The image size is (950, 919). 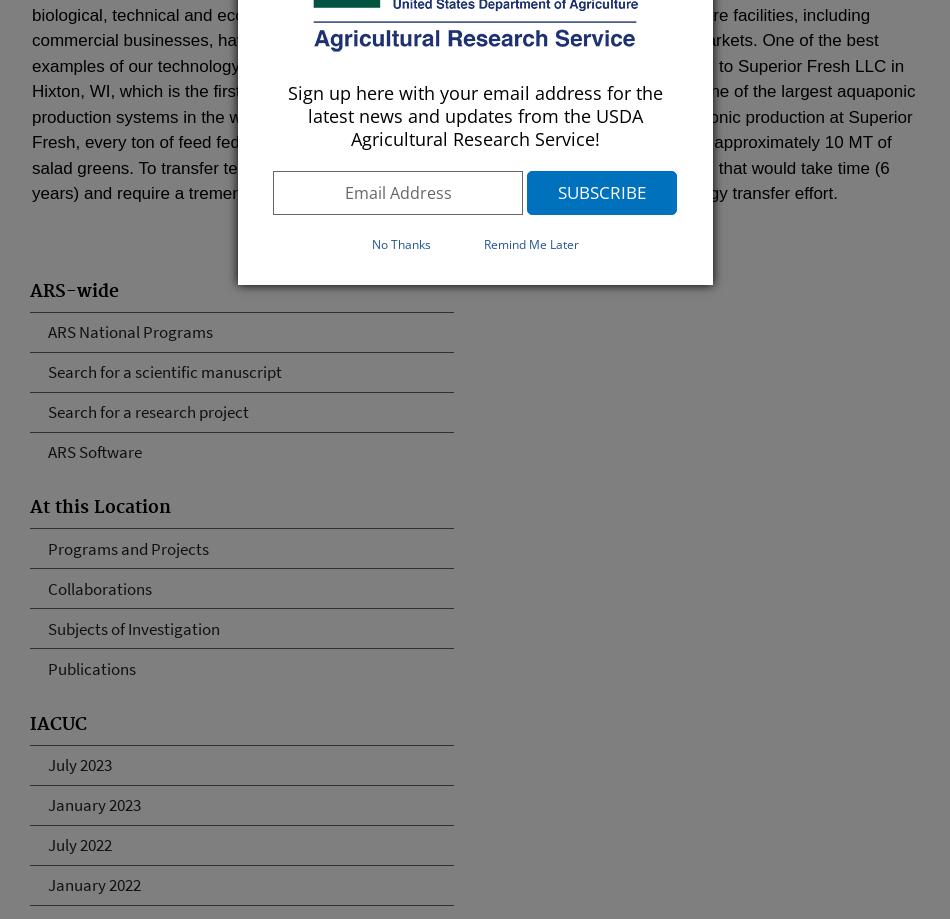 I want to click on 'ARS-wide', so click(x=74, y=290).